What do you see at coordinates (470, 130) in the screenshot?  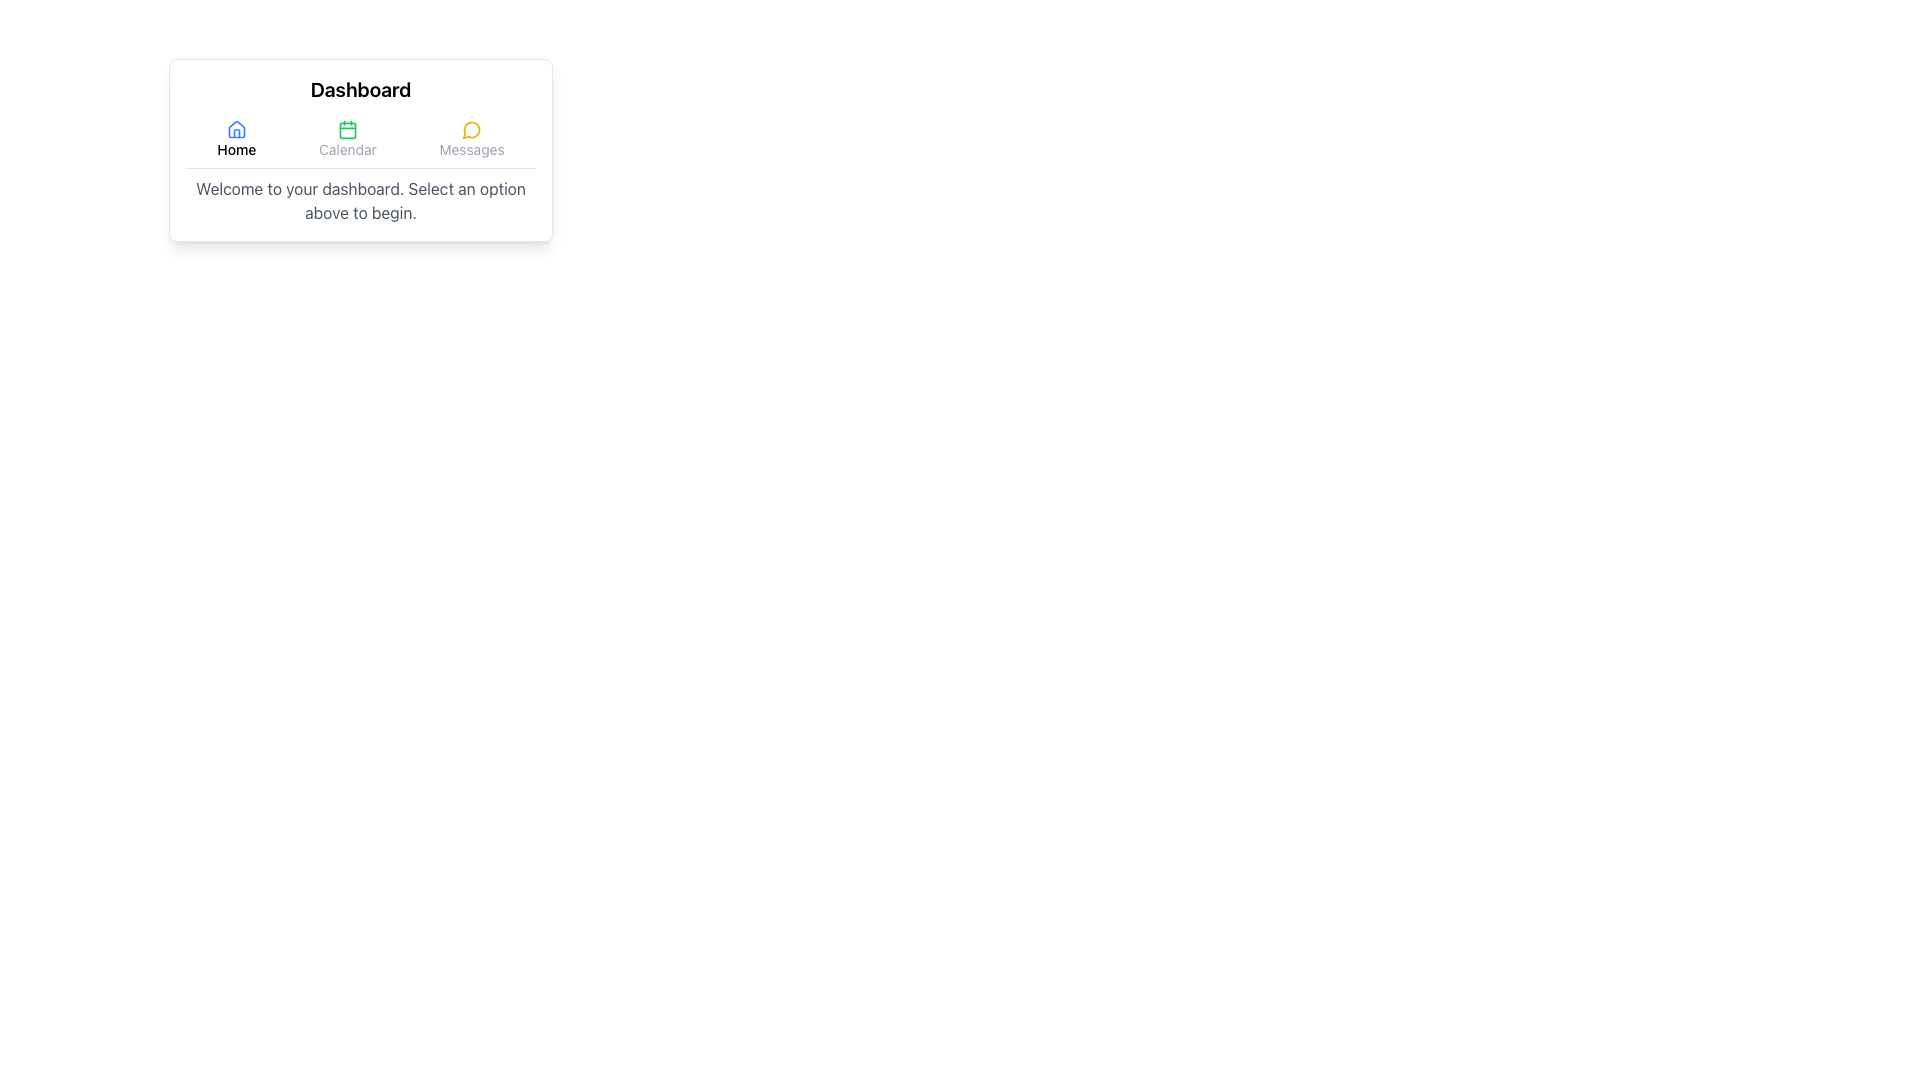 I see `the SVG graphic icon representing the 'Messages' feature, located in the 'Messages' section on the right of the header row under the 'Dashboard' title in the center card` at bounding box center [470, 130].